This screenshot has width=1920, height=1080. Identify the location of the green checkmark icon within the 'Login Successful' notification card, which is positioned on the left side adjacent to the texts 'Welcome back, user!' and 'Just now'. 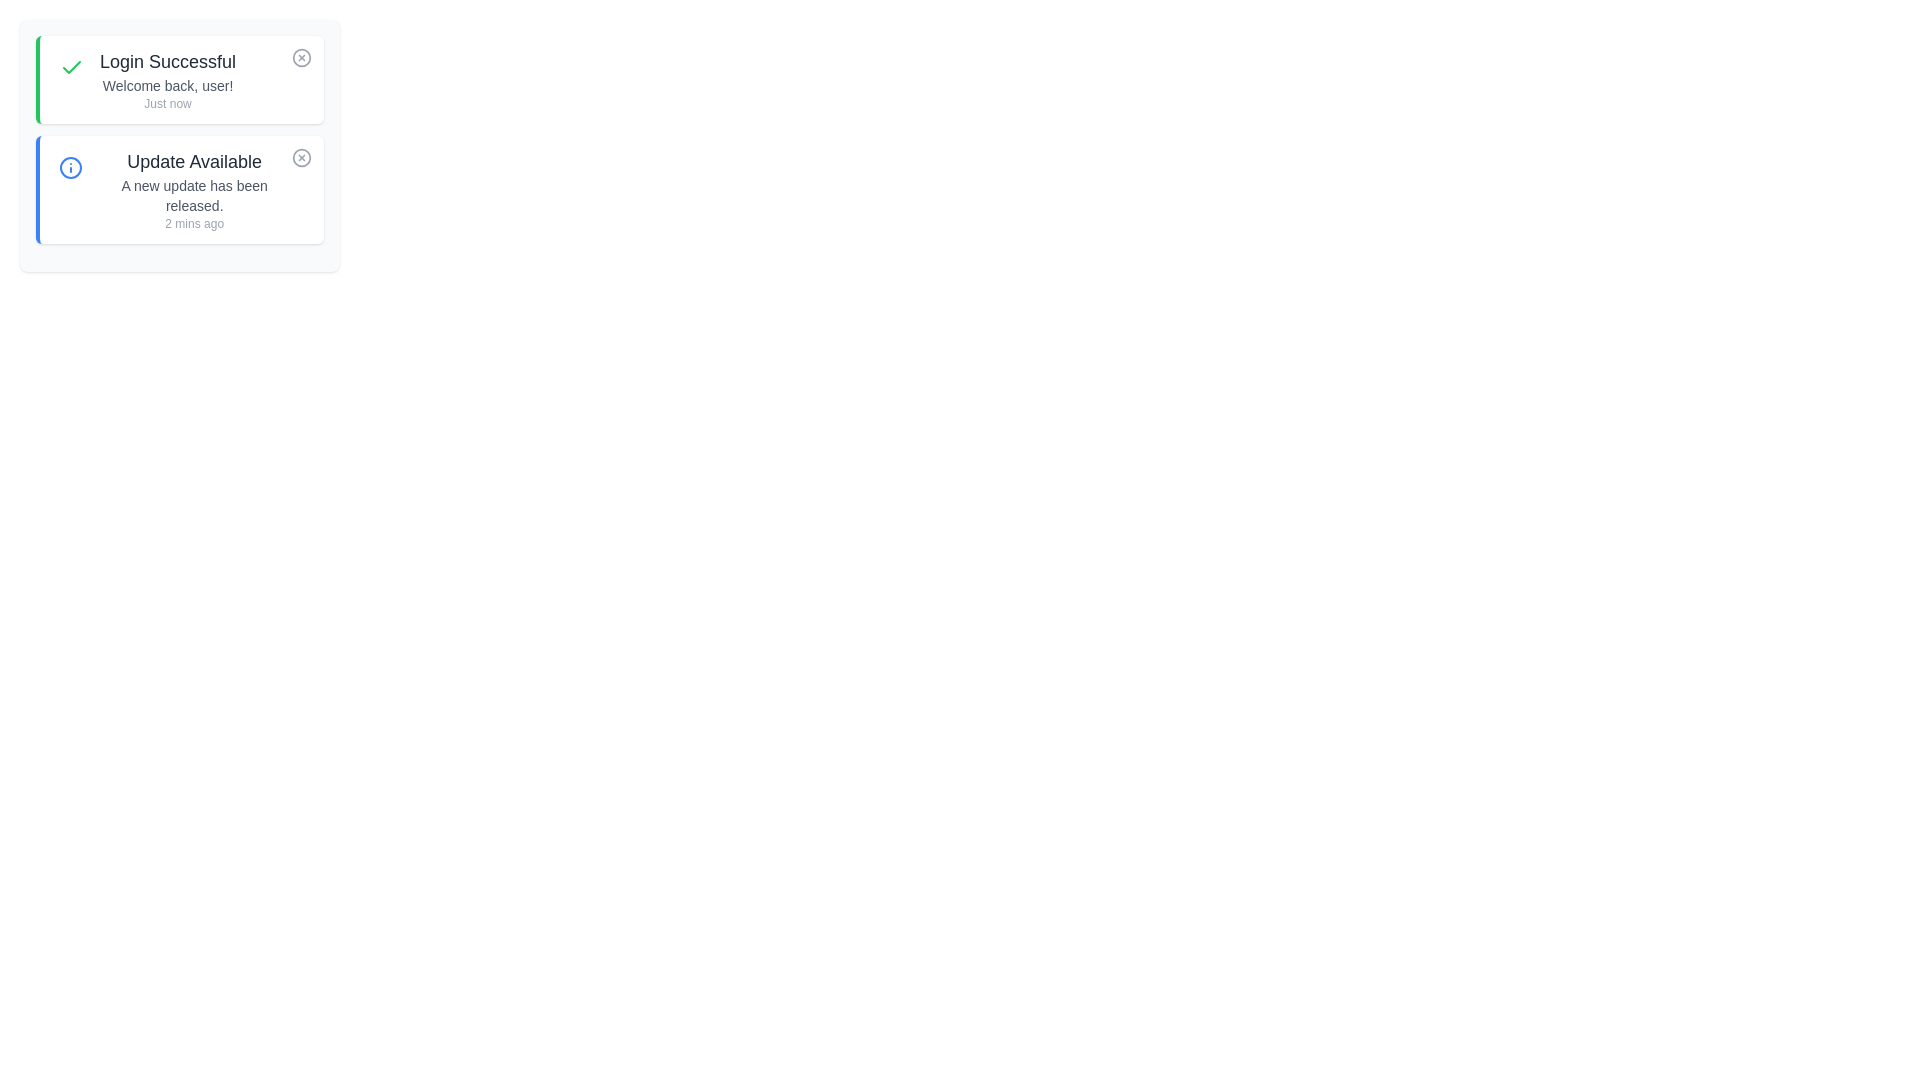
(72, 67).